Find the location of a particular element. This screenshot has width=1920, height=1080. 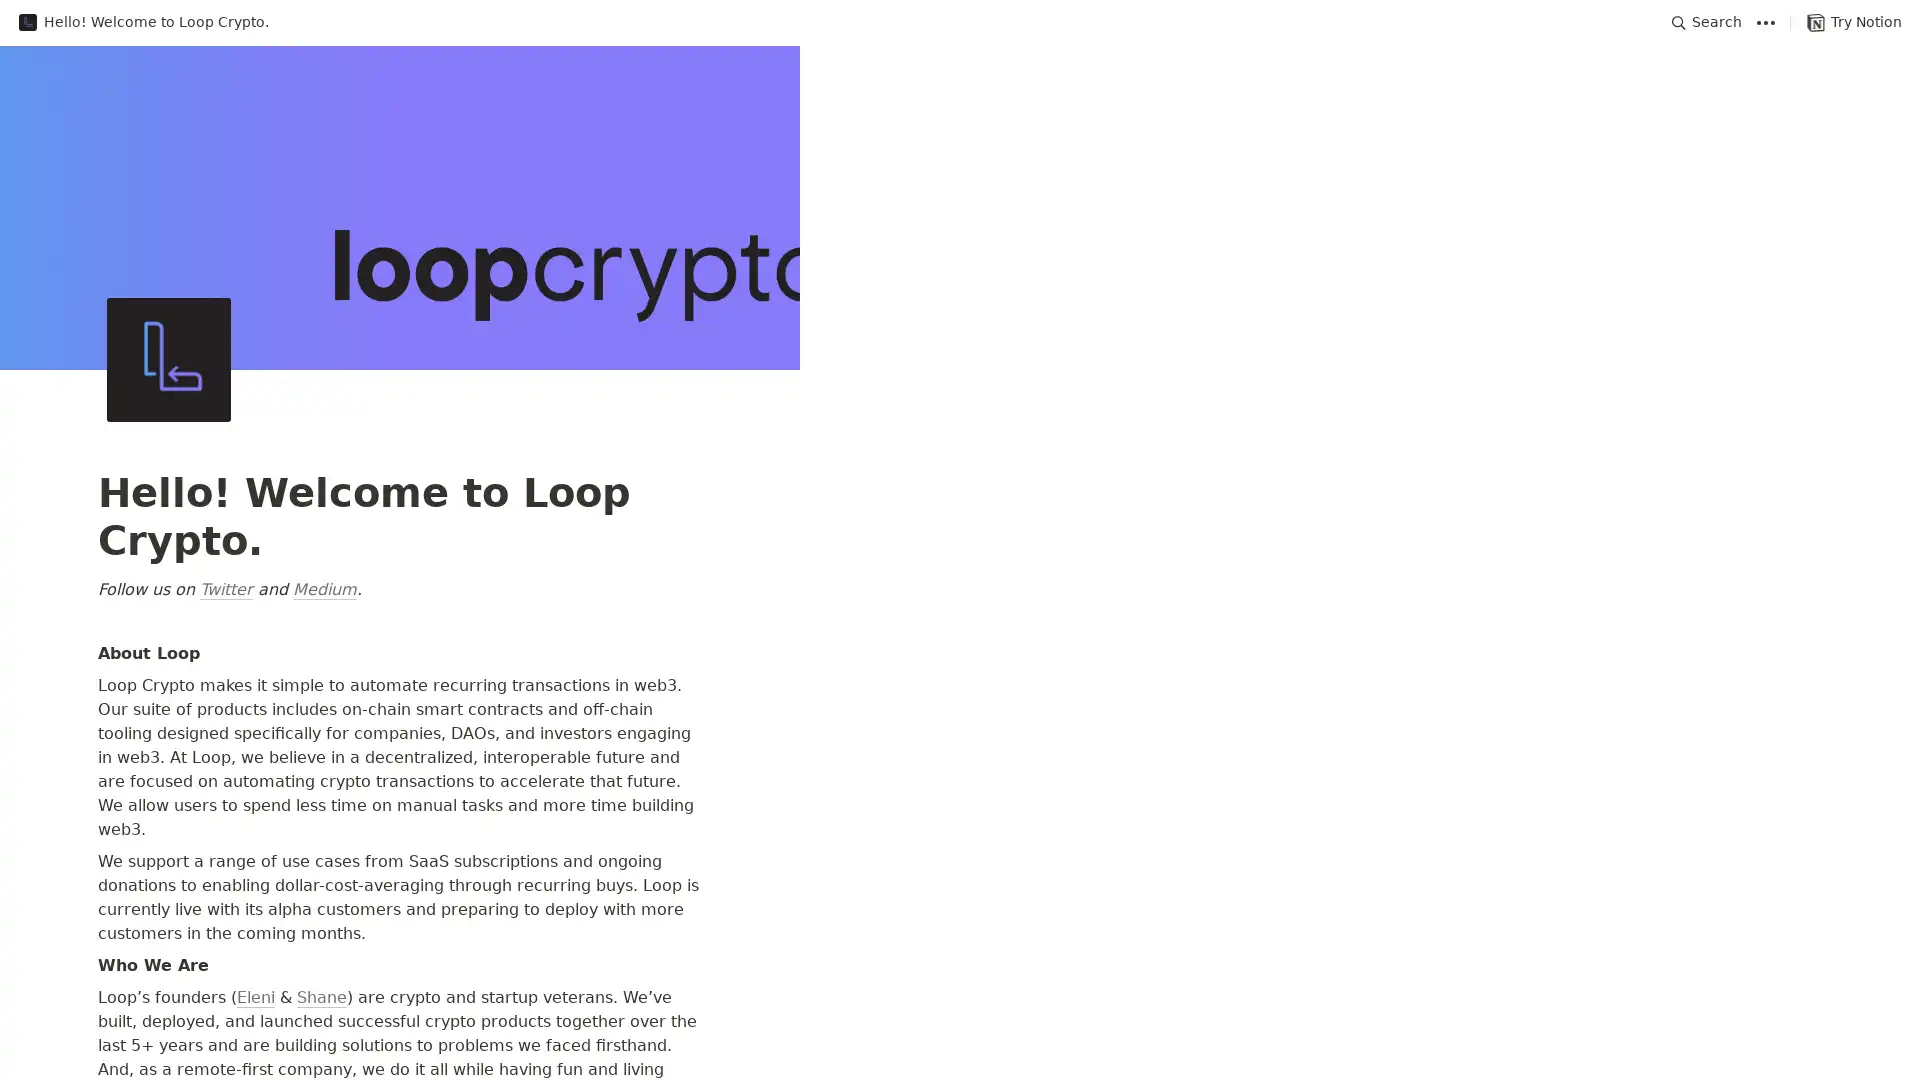

Try Notion is located at coordinates (1853, 22).